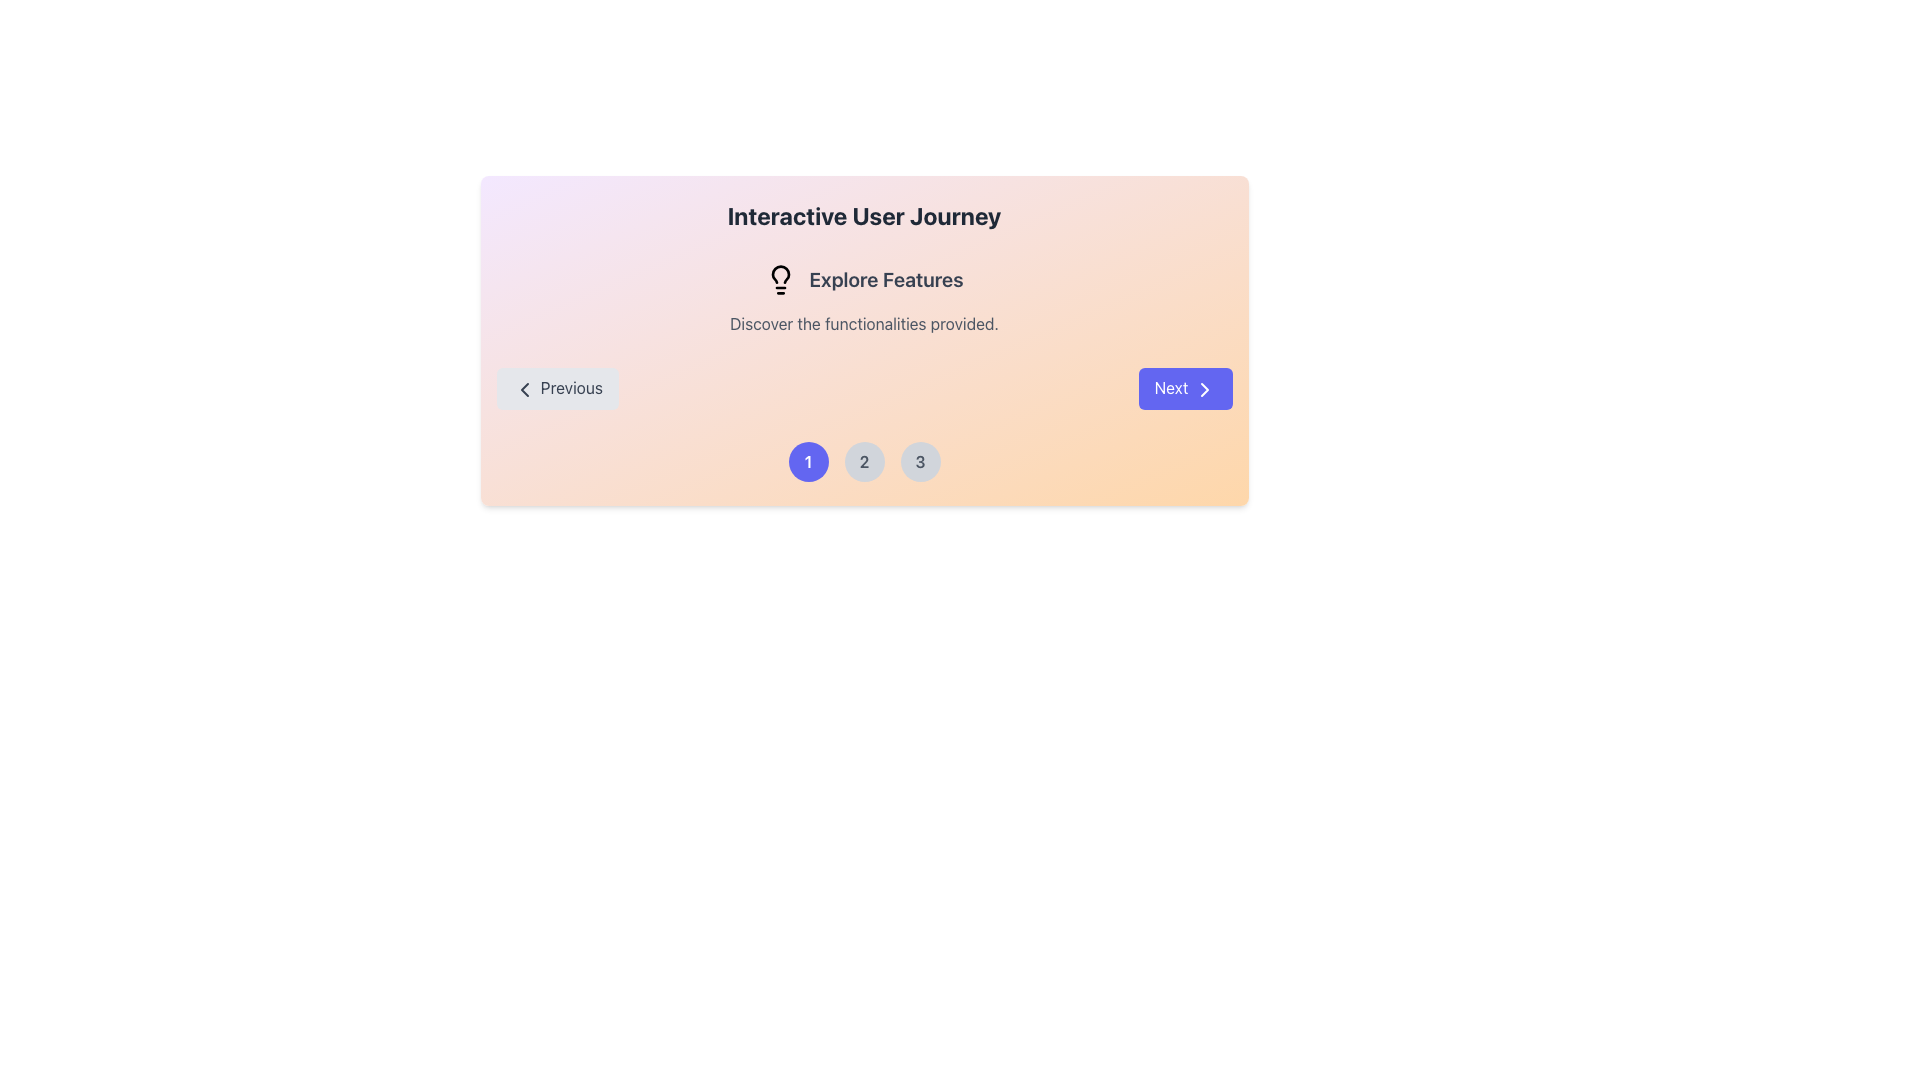  What do you see at coordinates (557, 388) in the screenshot?
I see `the 'Previous' button with a leftward chevron icon` at bounding box center [557, 388].